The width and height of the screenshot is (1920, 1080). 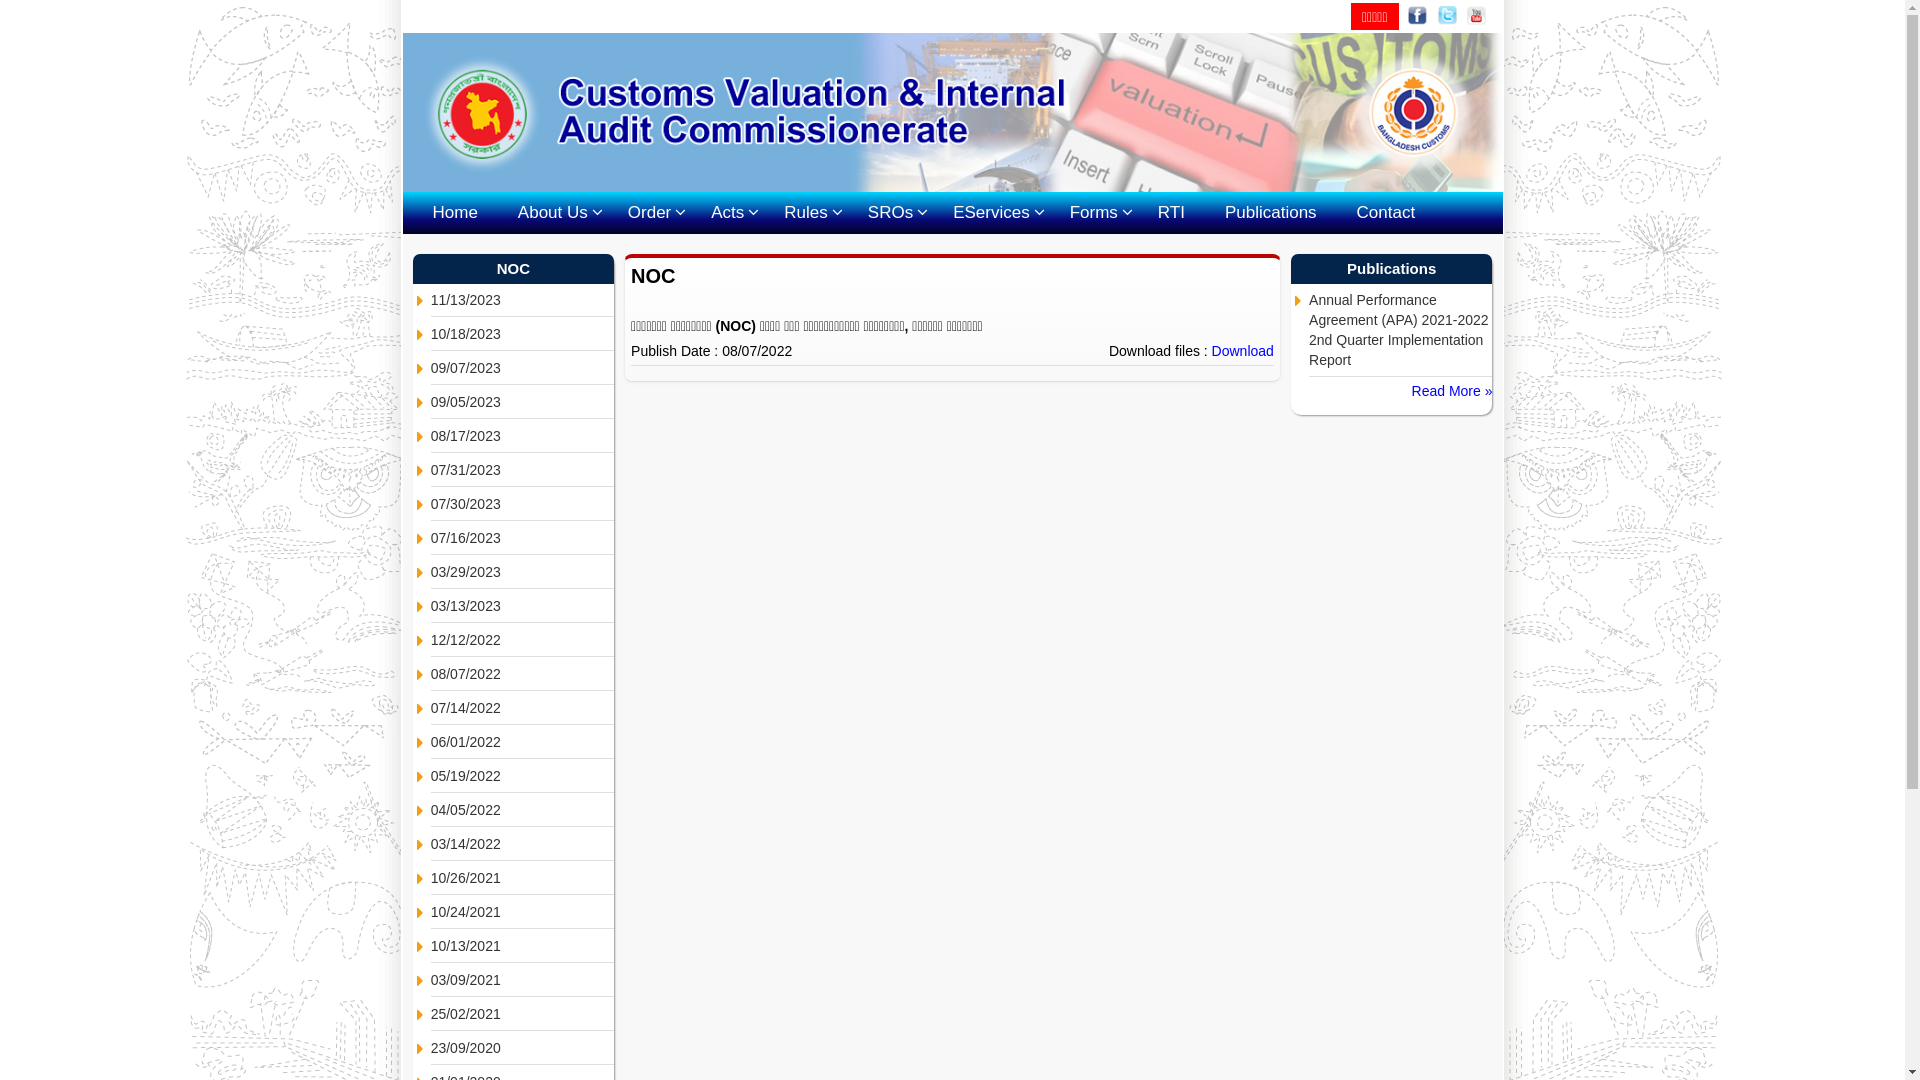 What do you see at coordinates (522, 333) in the screenshot?
I see `'10/18/2023'` at bounding box center [522, 333].